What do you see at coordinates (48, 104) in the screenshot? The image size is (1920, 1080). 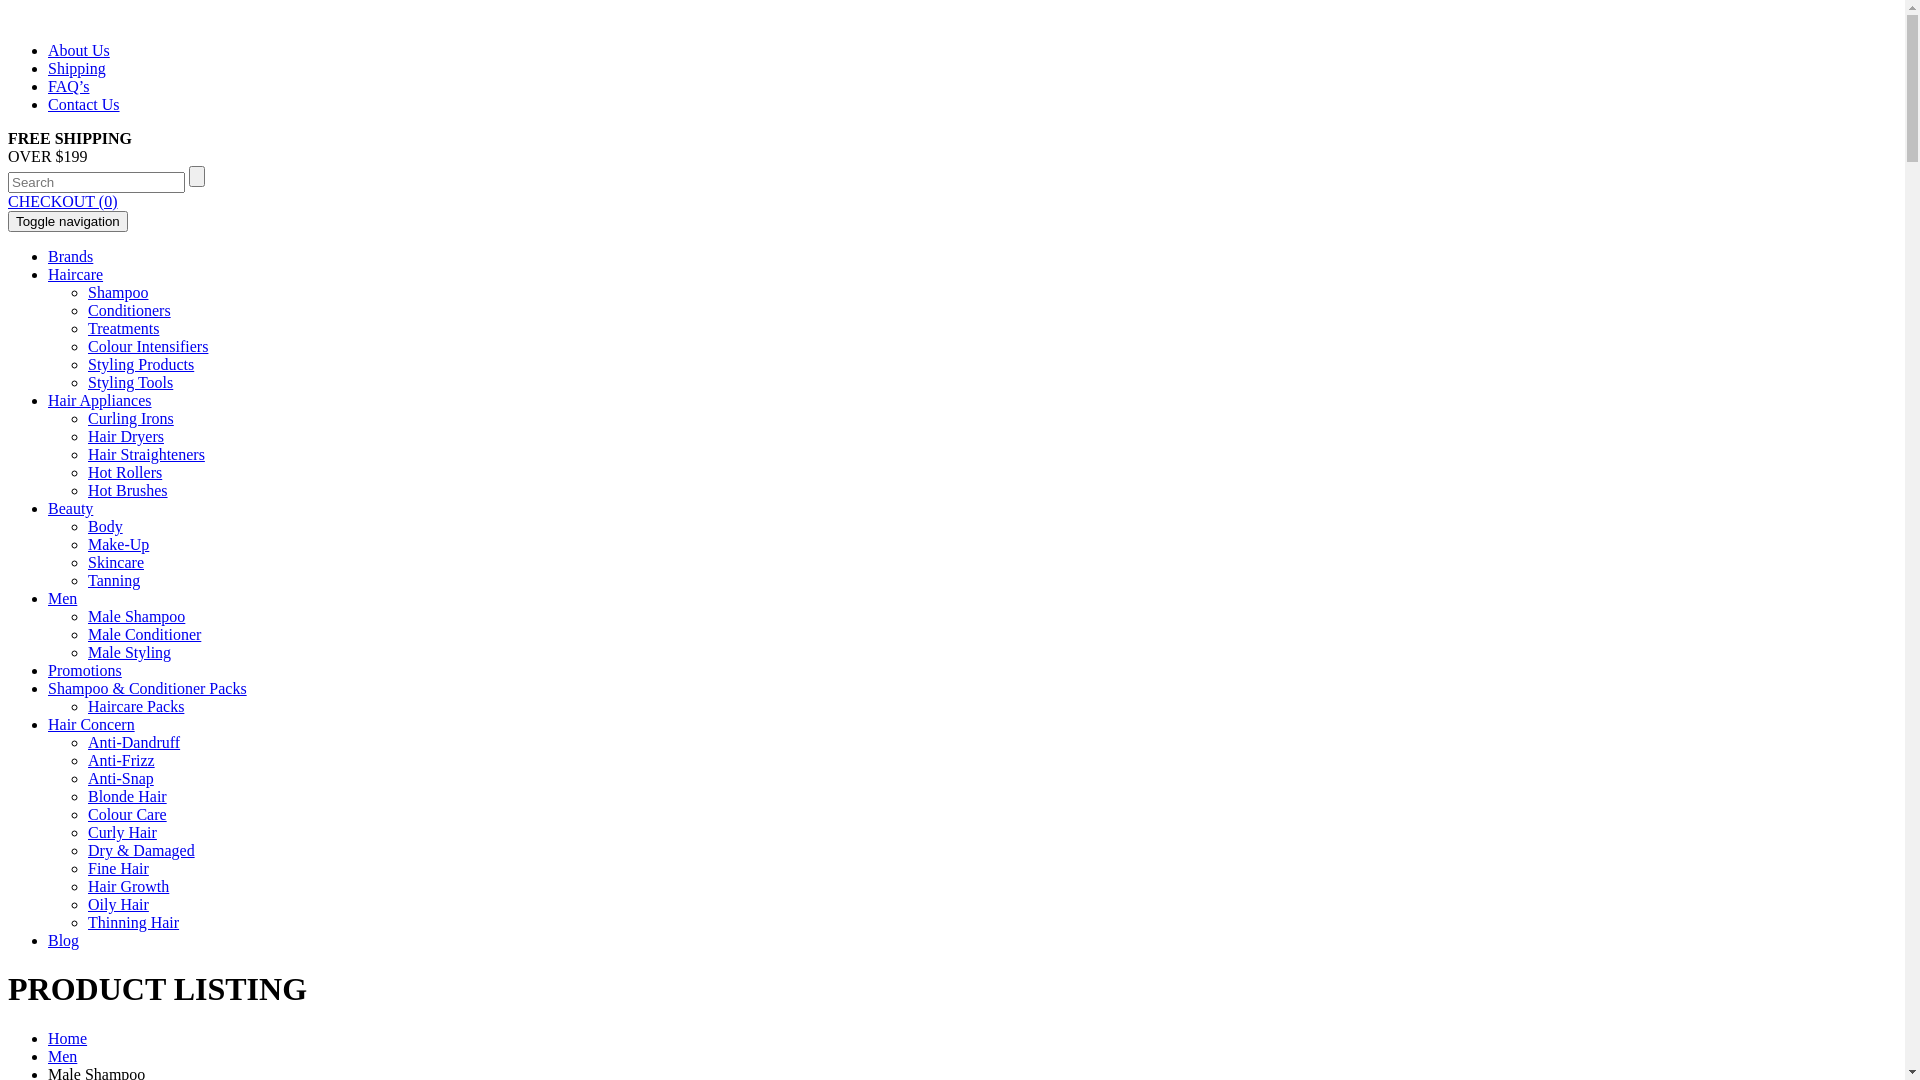 I see `'Contact Us'` at bounding box center [48, 104].